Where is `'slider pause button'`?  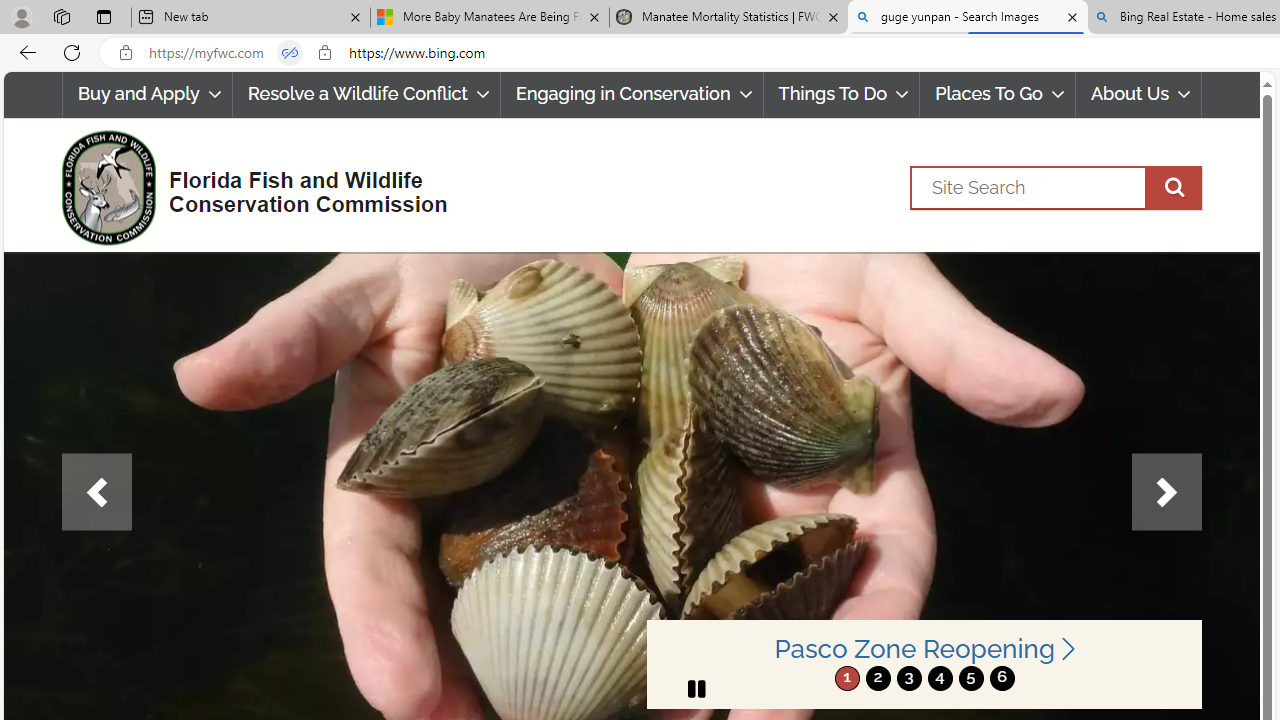 'slider pause button' is located at coordinates (696, 688).